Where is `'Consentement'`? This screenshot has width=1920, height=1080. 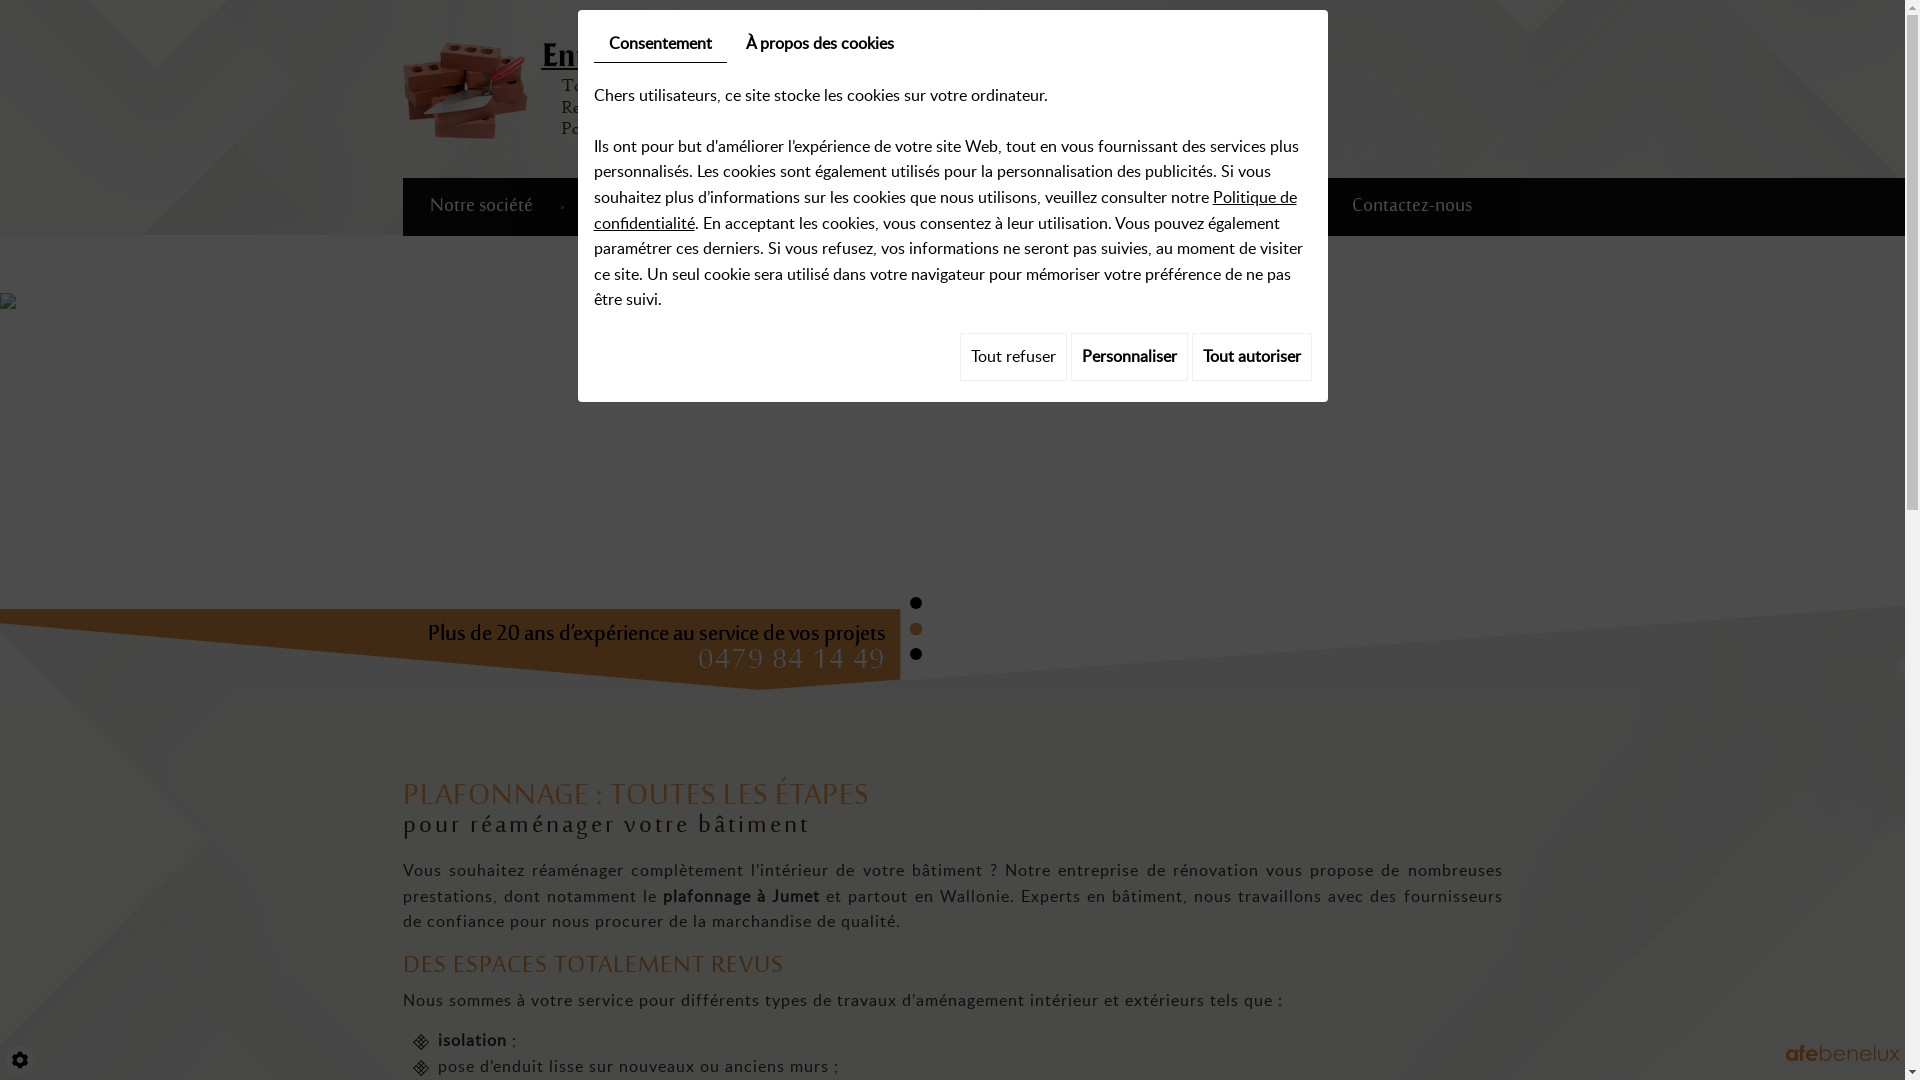 'Consentement' is located at coordinates (660, 44).